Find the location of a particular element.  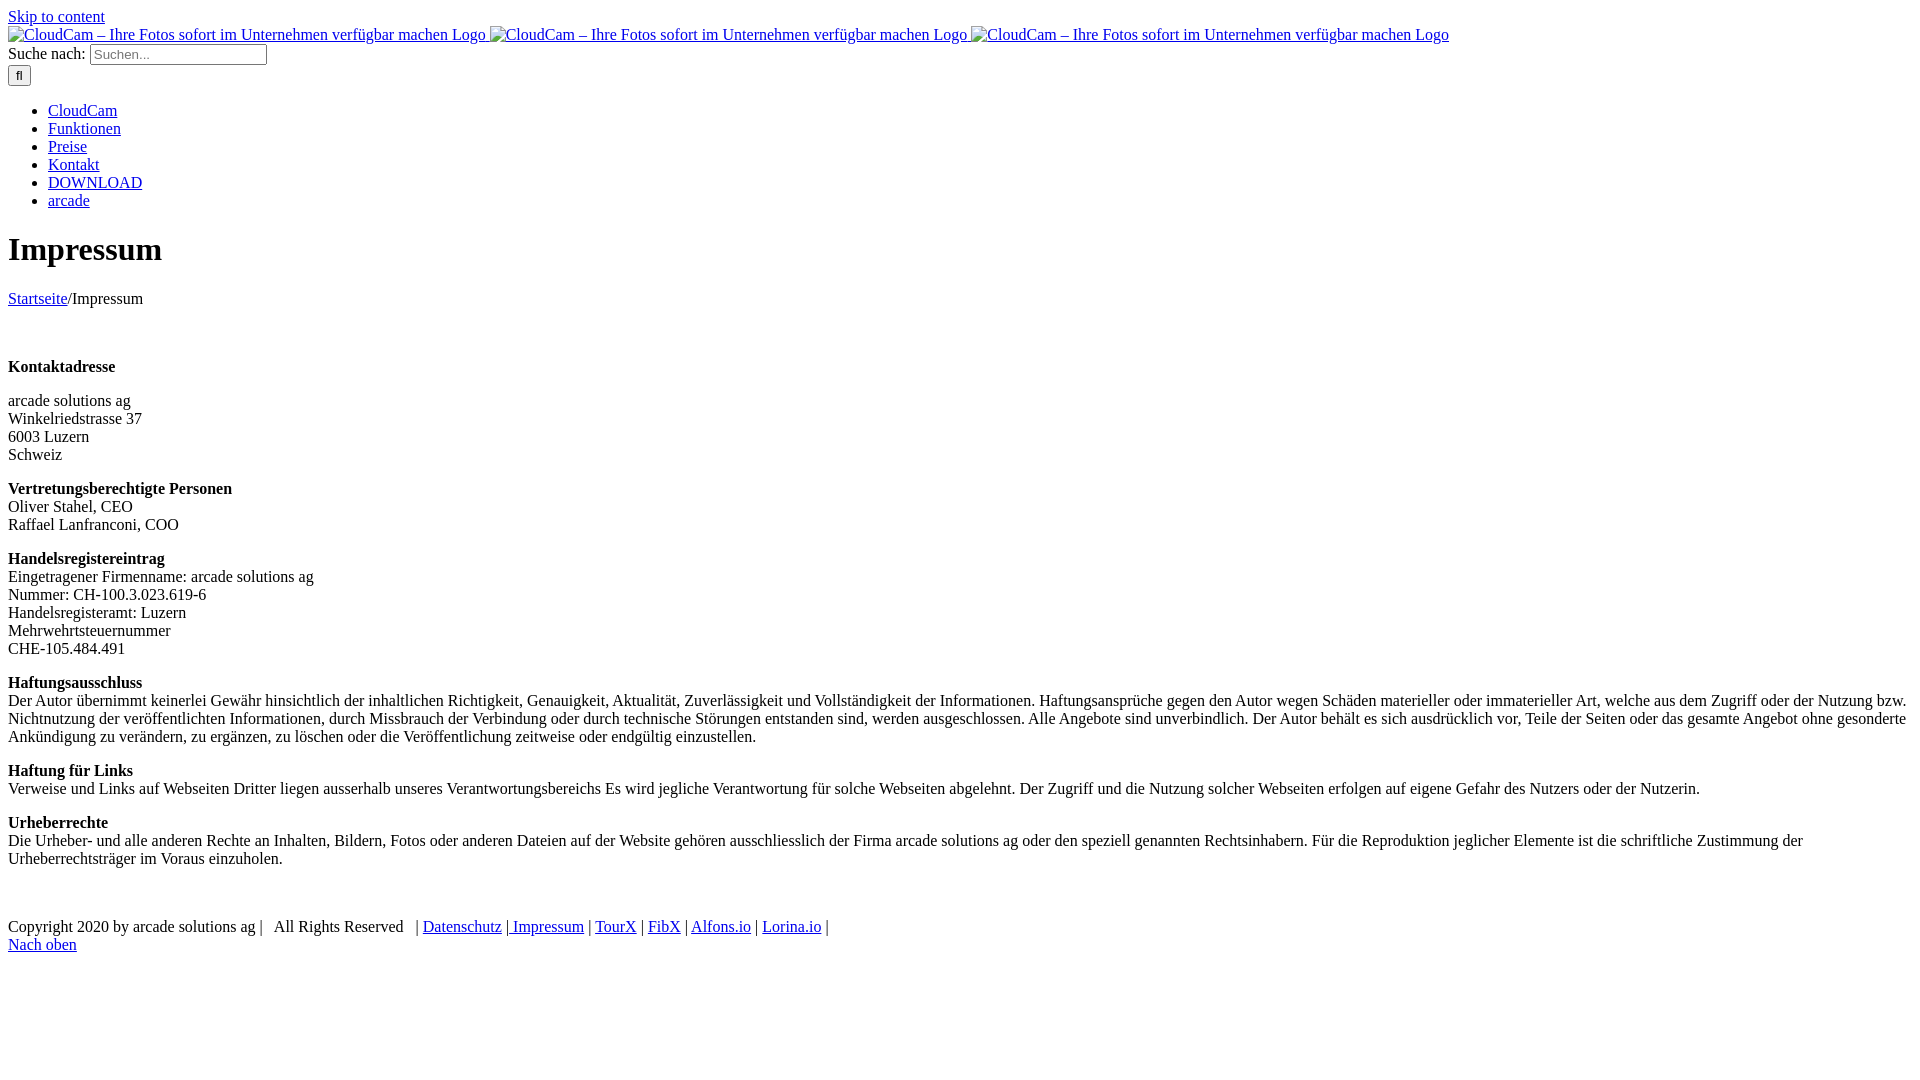

'Funktionen' is located at coordinates (83, 128).